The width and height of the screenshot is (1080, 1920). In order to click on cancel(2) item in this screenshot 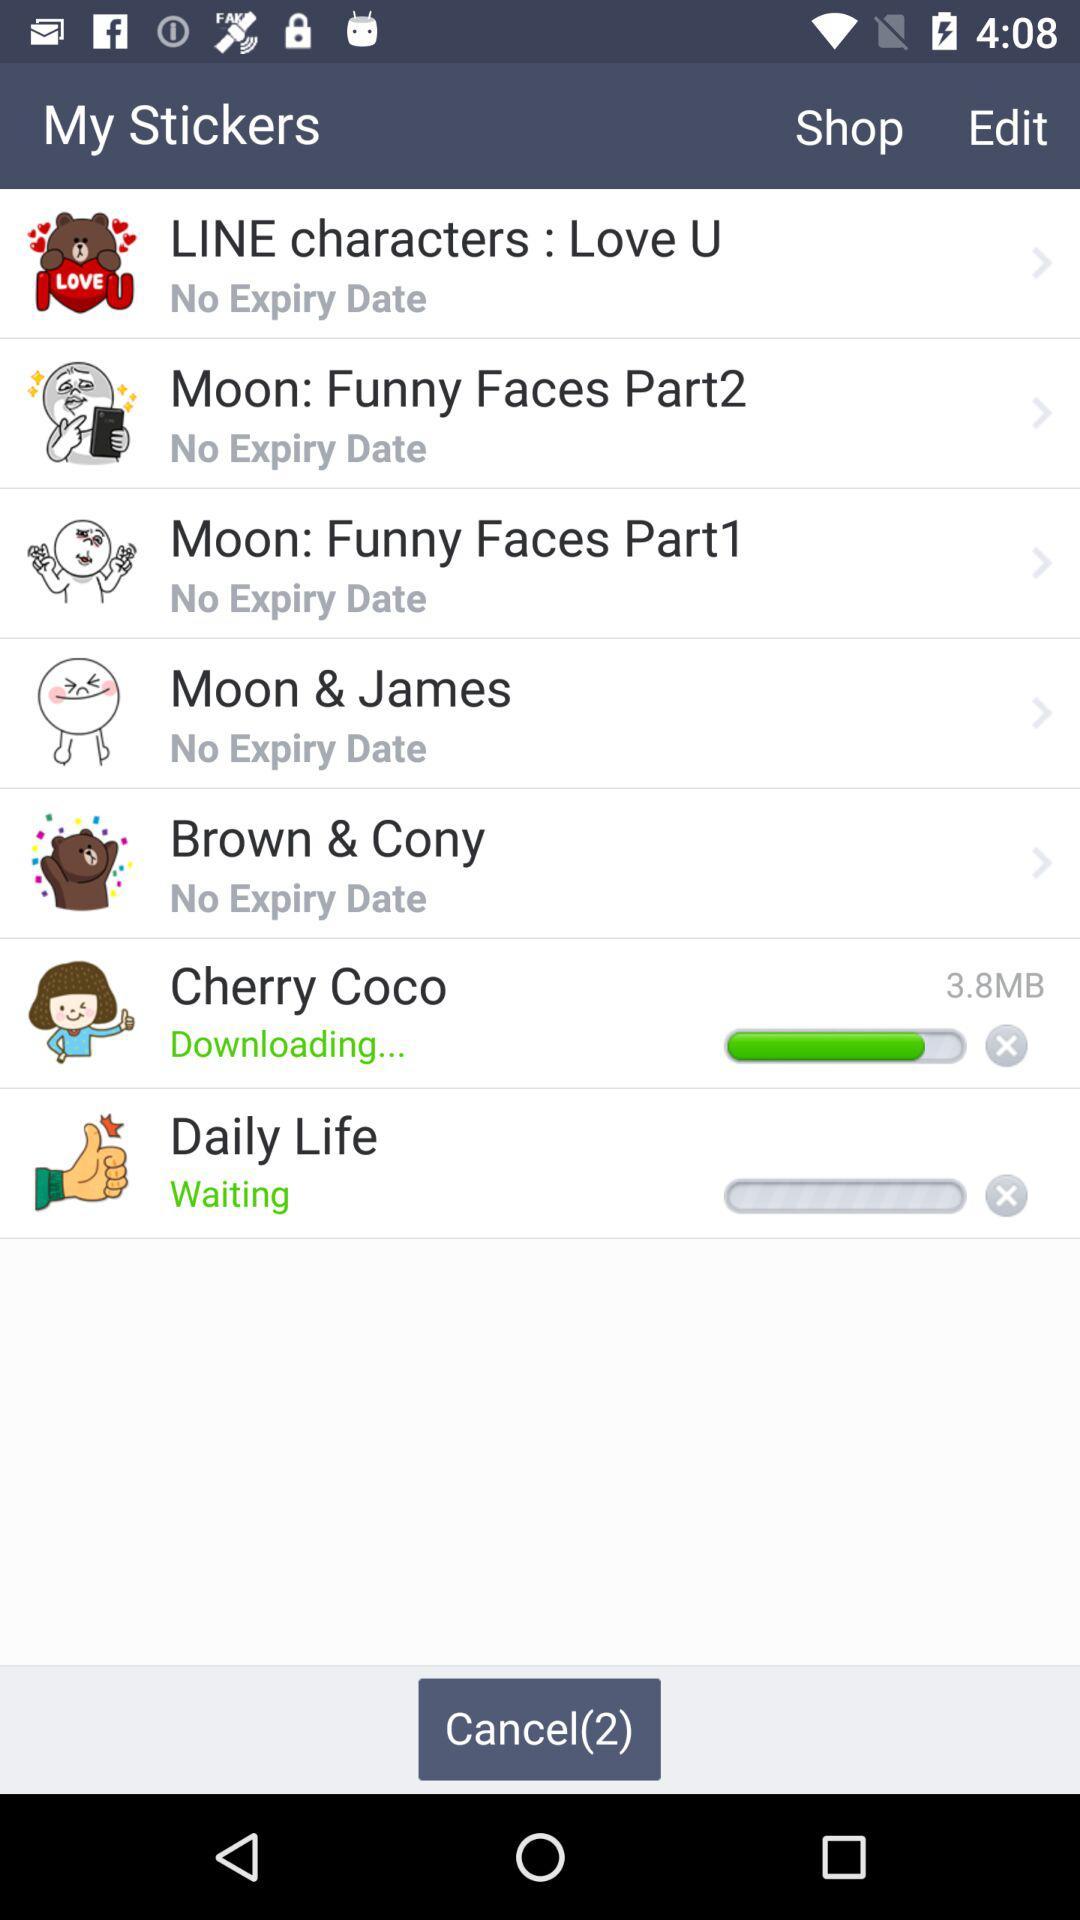, I will do `click(538, 1728)`.